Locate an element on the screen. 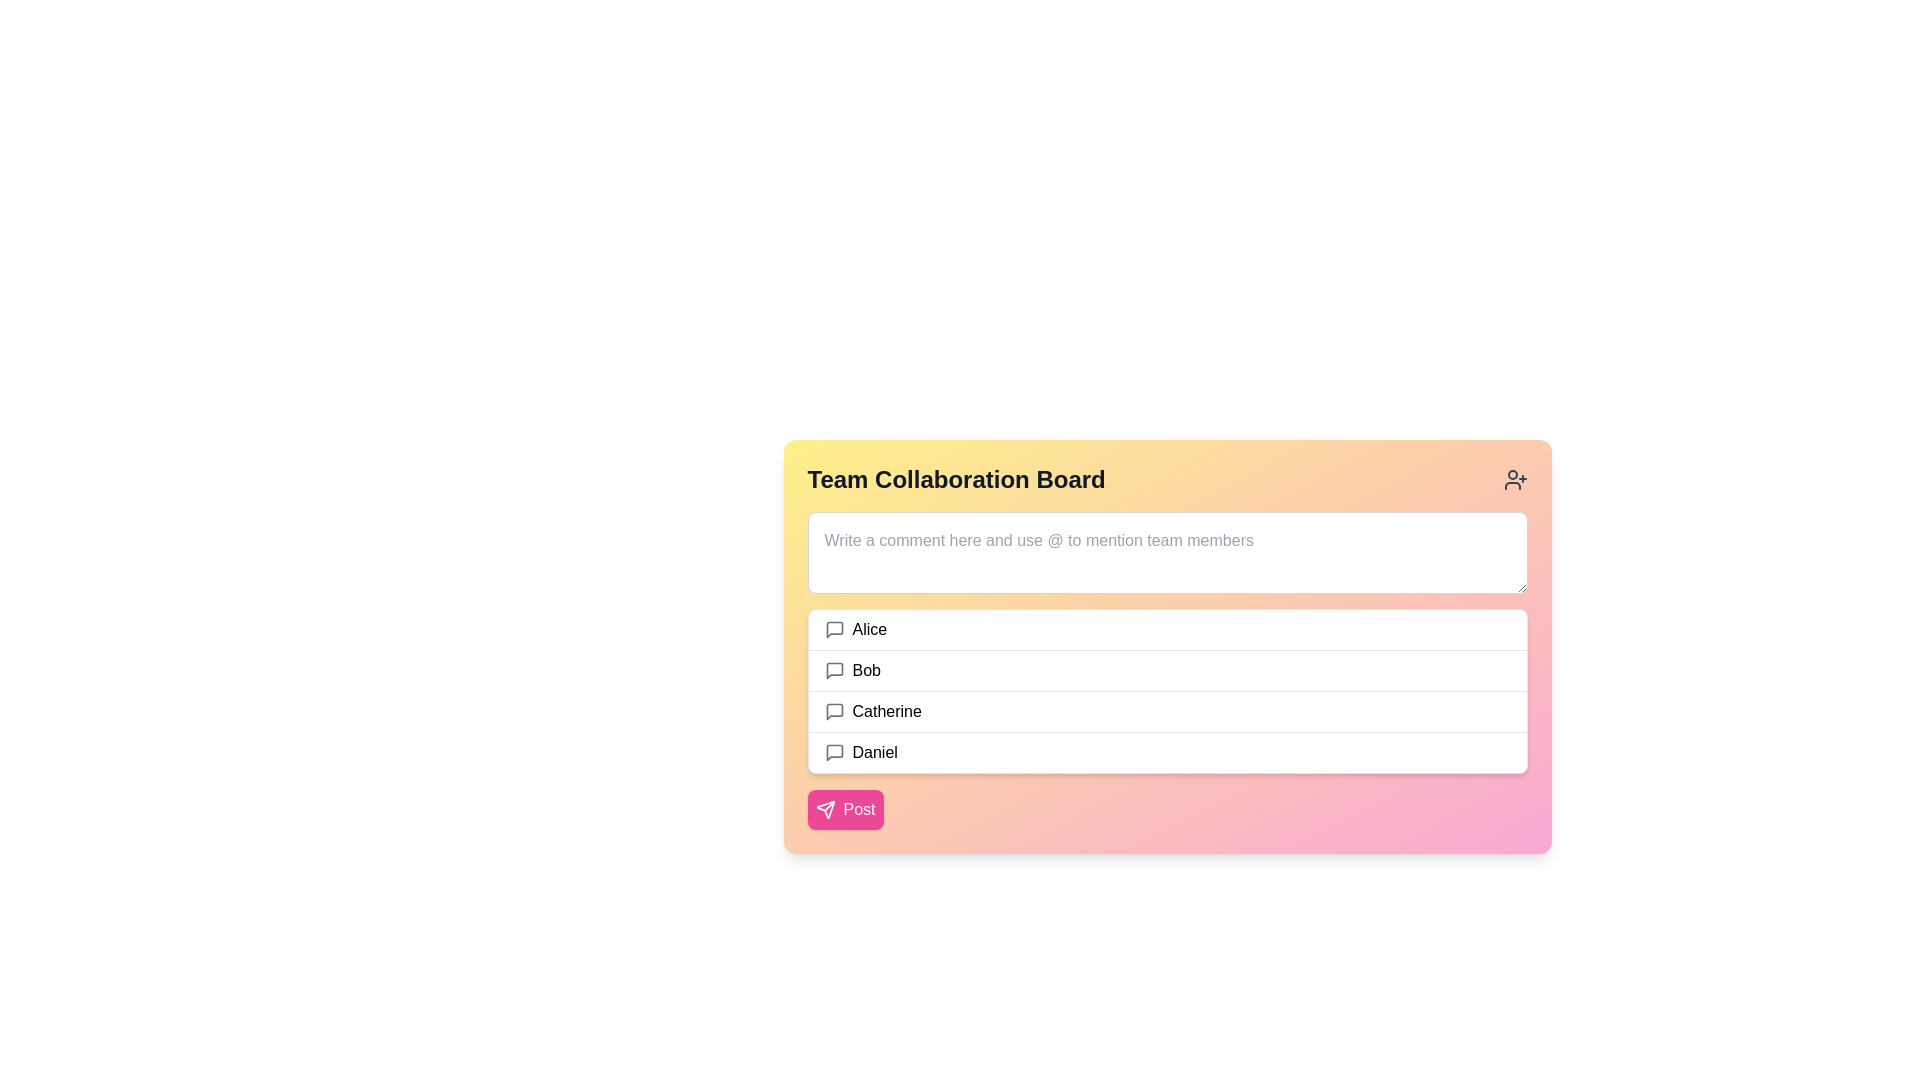 Image resolution: width=1920 pixels, height=1080 pixels. the list item representing 'Bob' is located at coordinates (1167, 670).